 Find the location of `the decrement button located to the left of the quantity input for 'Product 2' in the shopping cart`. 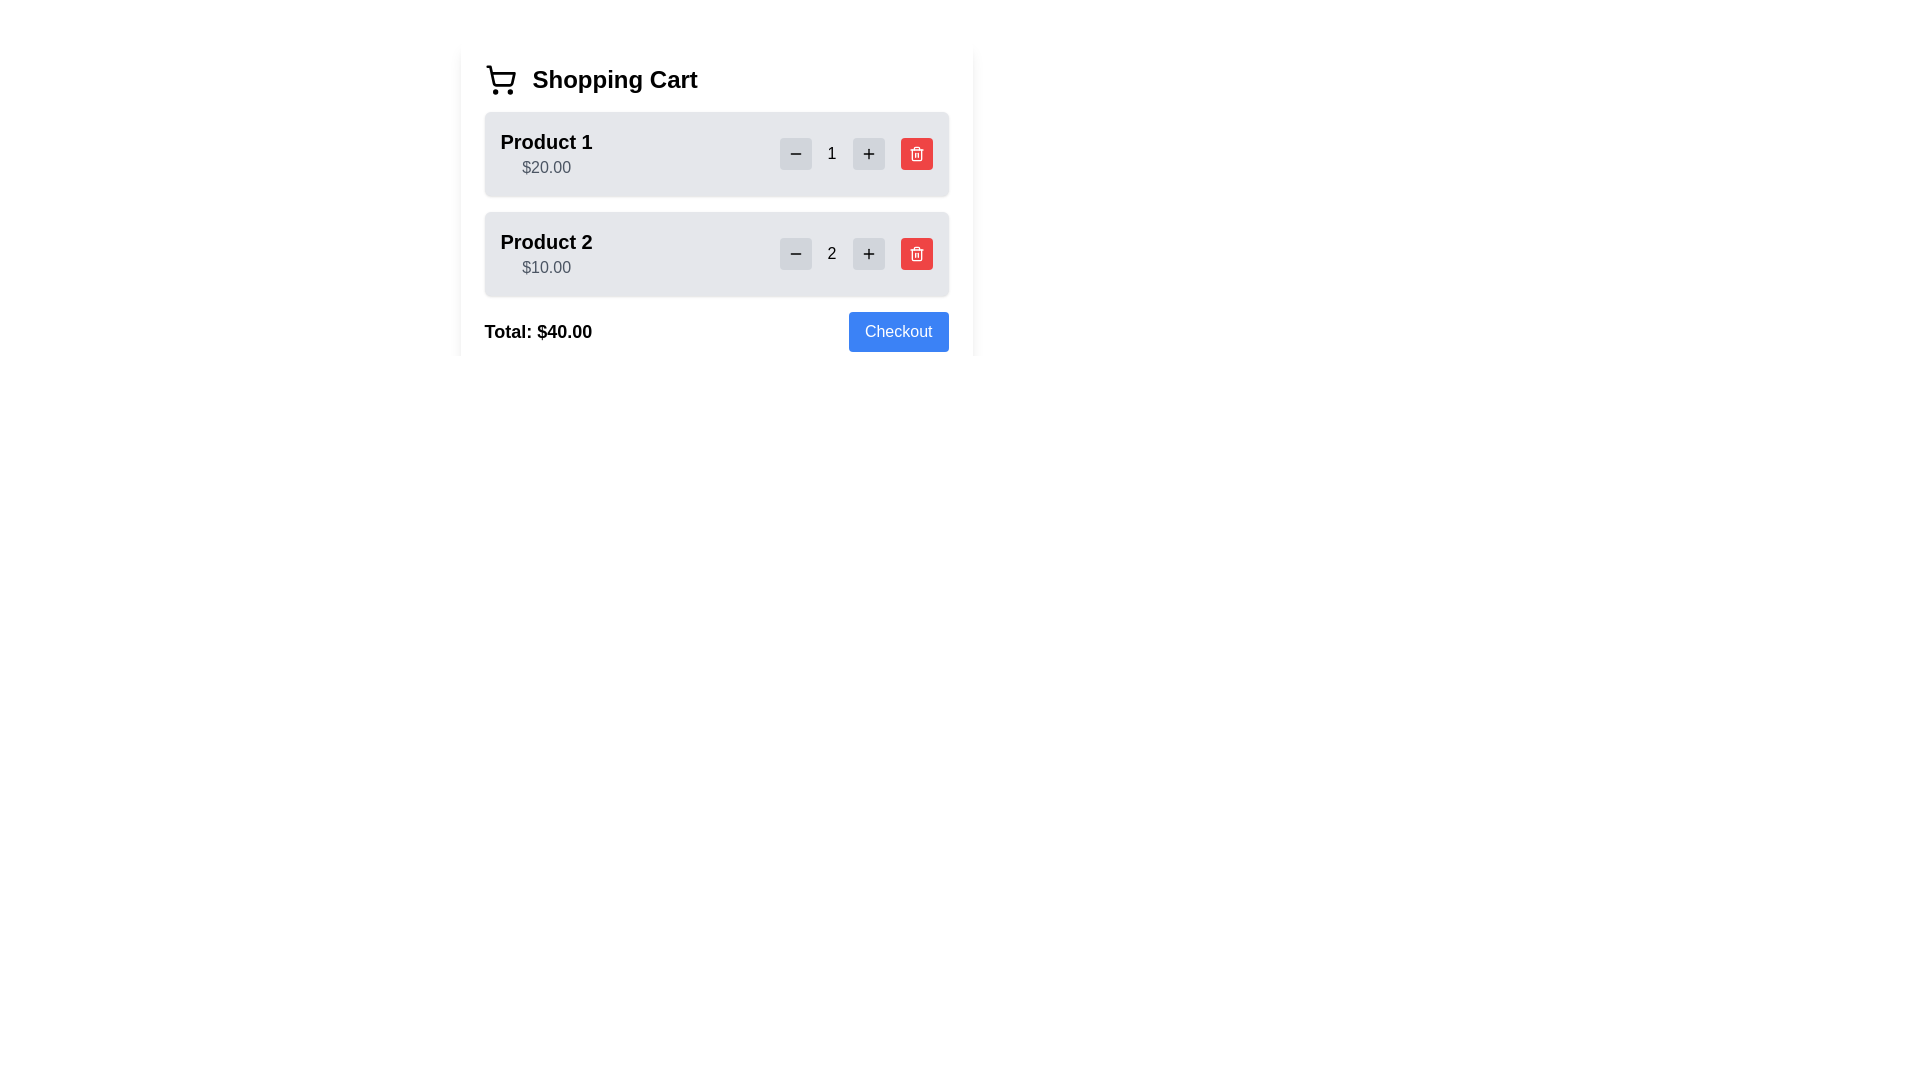

the decrement button located to the left of the quantity input for 'Product 2' in the shopping cart is located at coordinates (794, 253).